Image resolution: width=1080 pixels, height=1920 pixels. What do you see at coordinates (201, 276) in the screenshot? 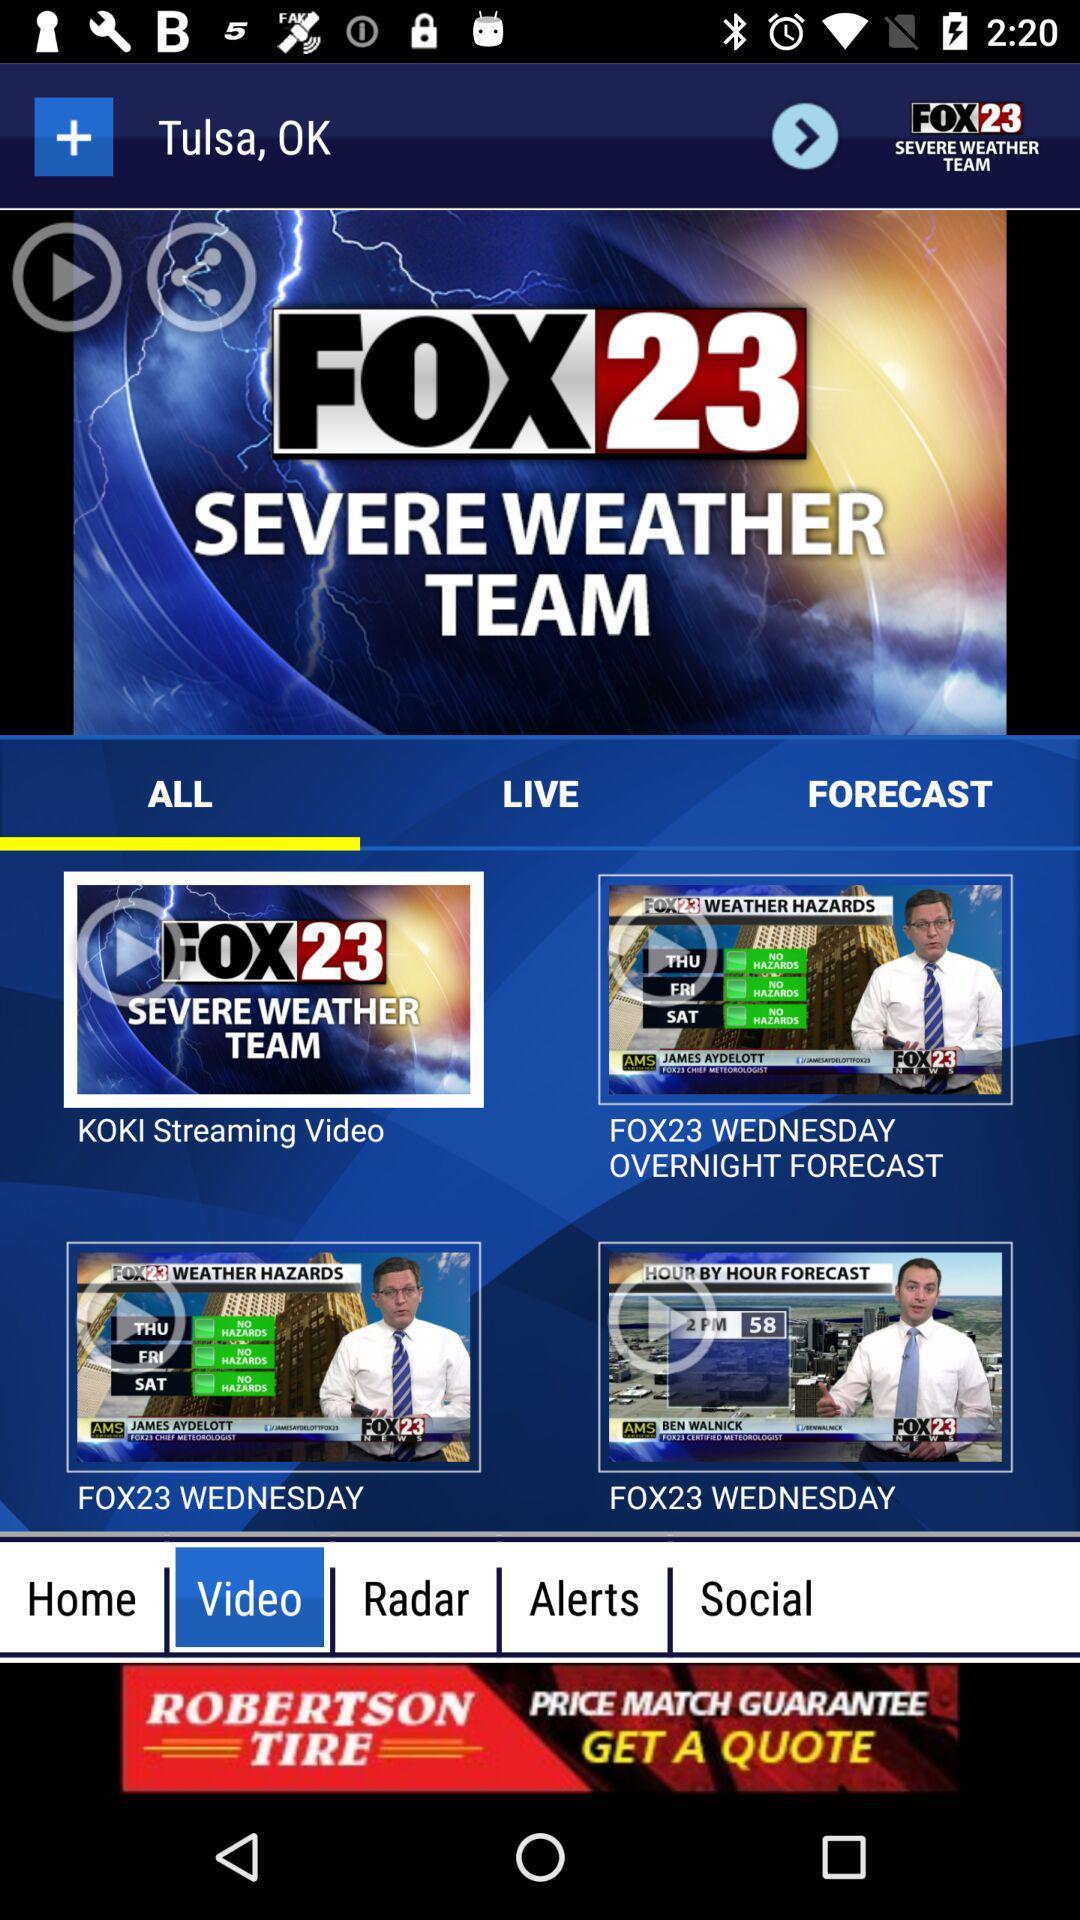
I see `the share icon` at bounding box center [201, 276].